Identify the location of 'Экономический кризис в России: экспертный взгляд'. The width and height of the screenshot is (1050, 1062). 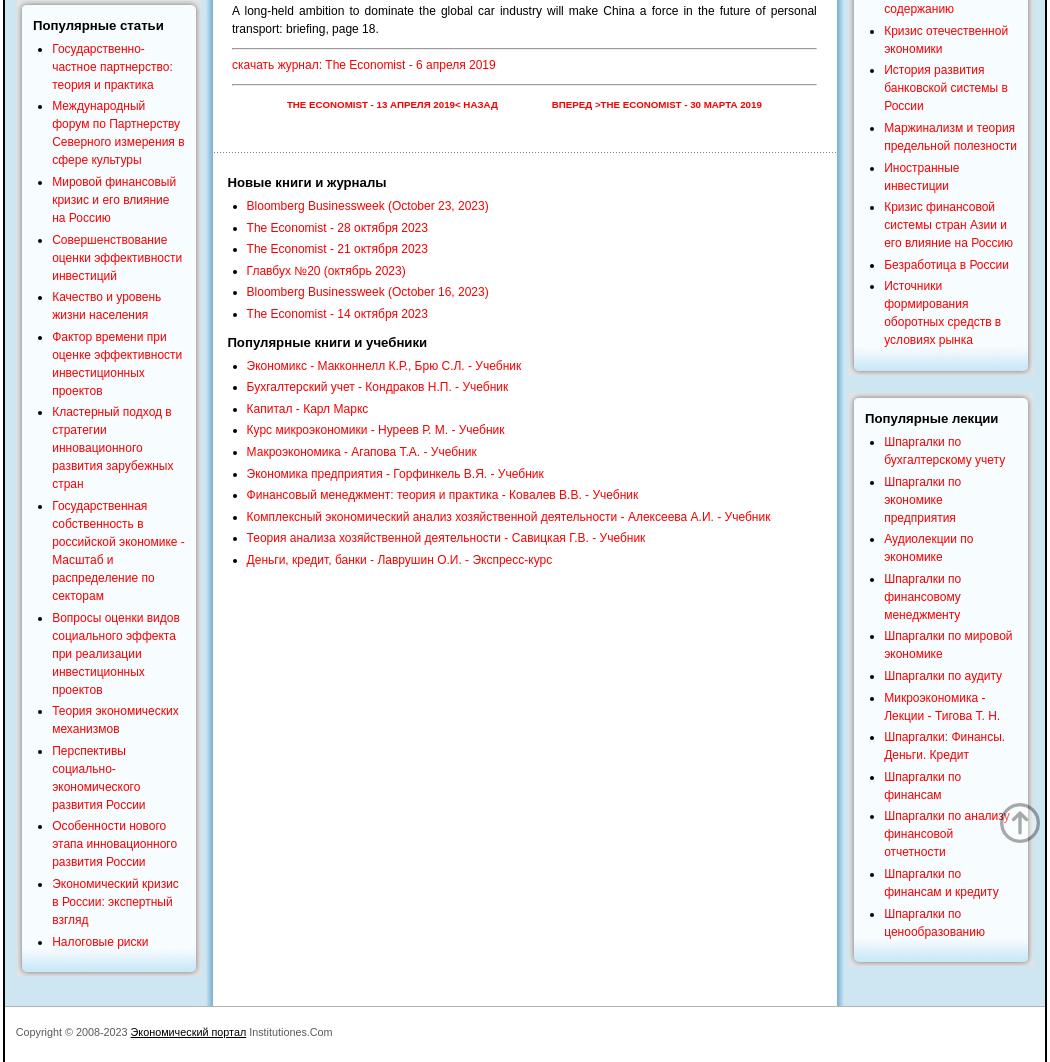
(113, 900).